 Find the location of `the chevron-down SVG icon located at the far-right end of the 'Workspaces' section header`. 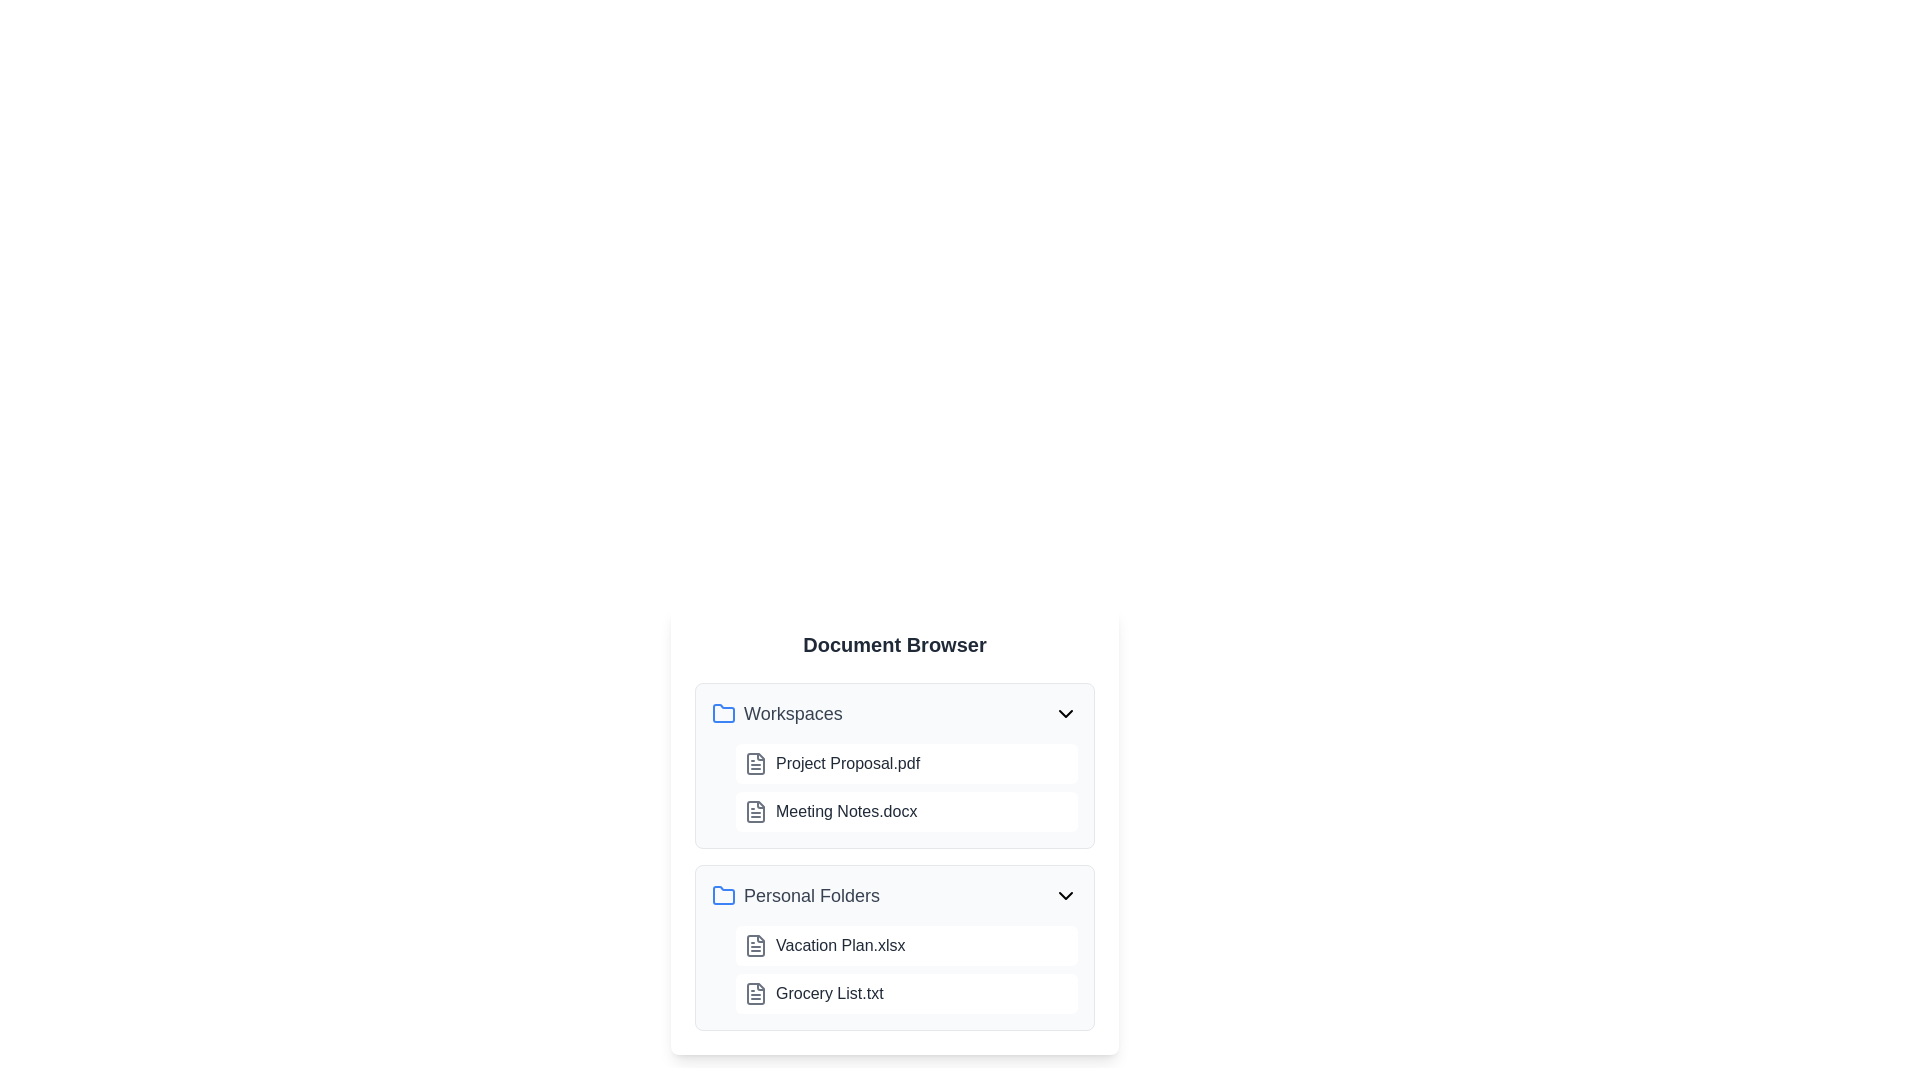

the chevron-down SVG icon located at the far-right end of the 'Workspaces' section header is located at coordinates (1064, 712).